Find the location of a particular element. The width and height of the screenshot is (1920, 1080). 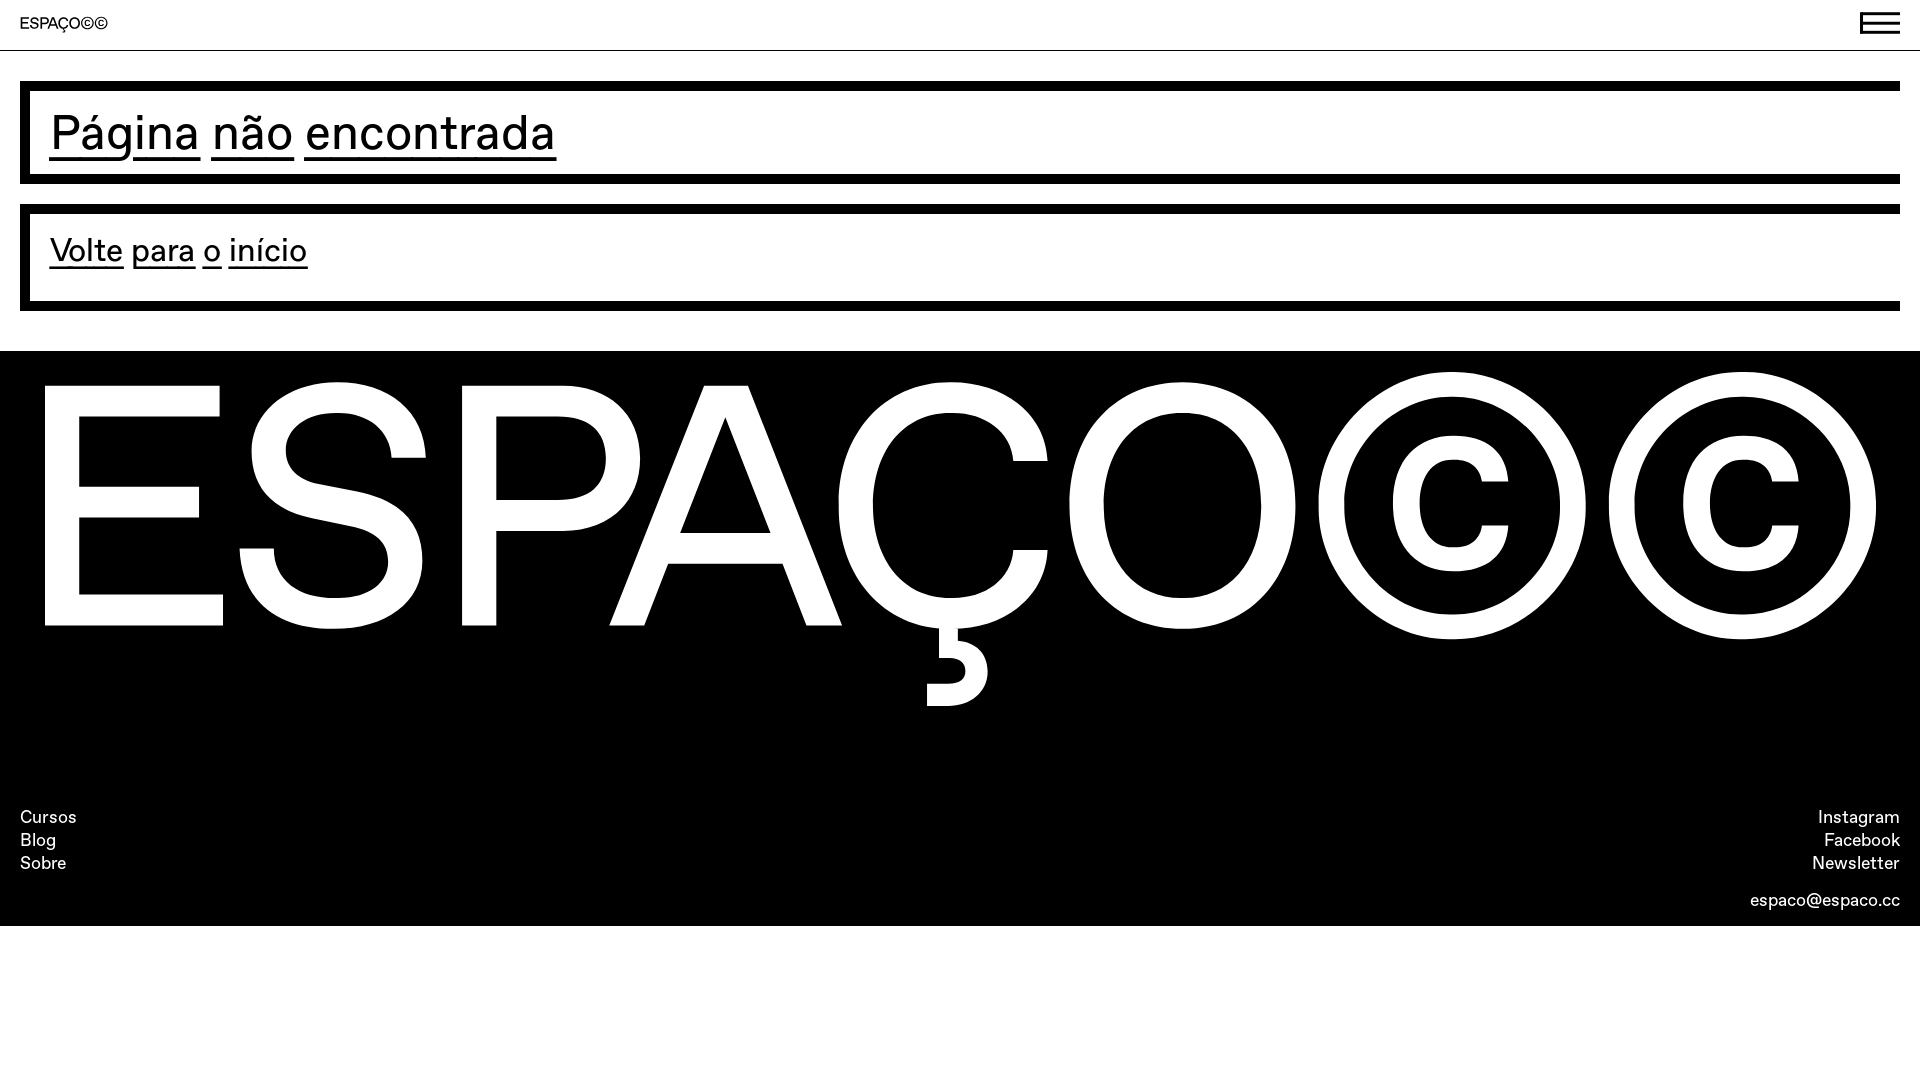

'Sobre' is located at coordinates (43, 862).